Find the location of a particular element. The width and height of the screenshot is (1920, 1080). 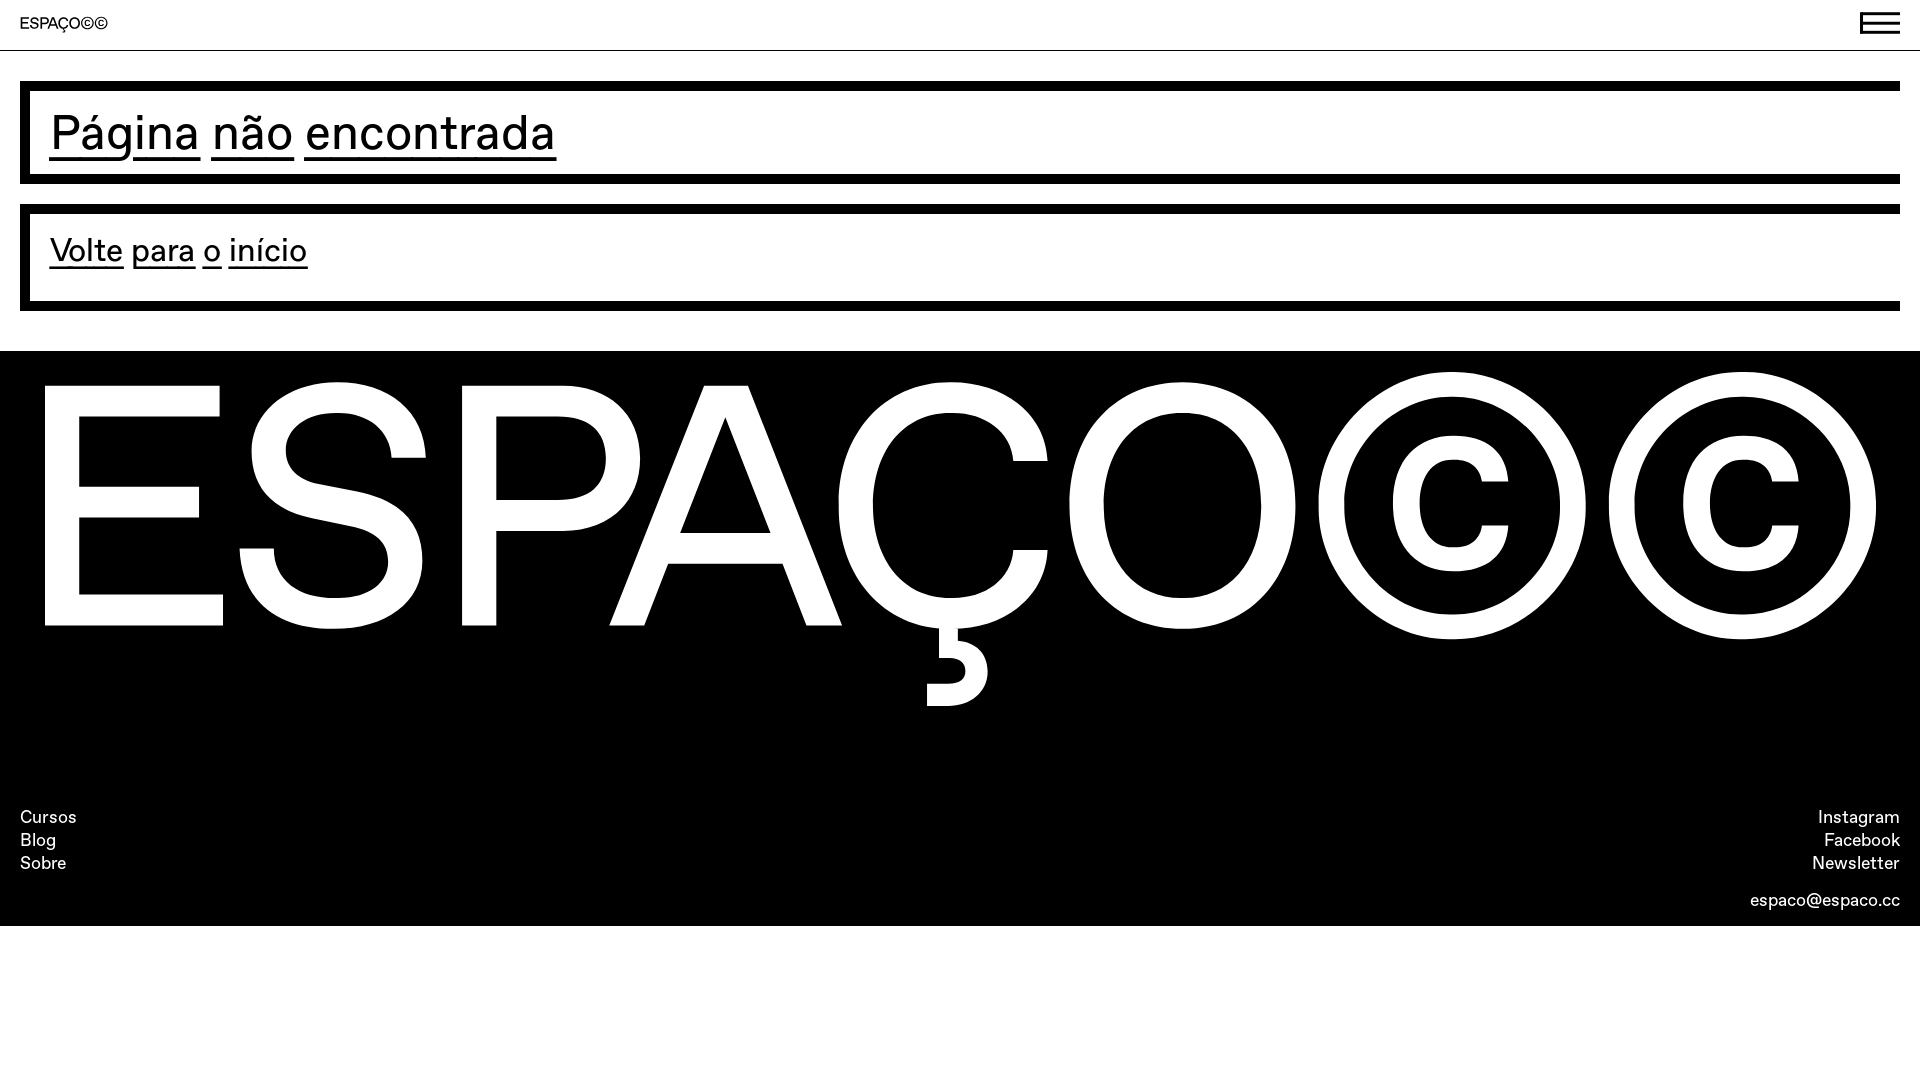

'Sobre' is located at coordinates (43, 862).